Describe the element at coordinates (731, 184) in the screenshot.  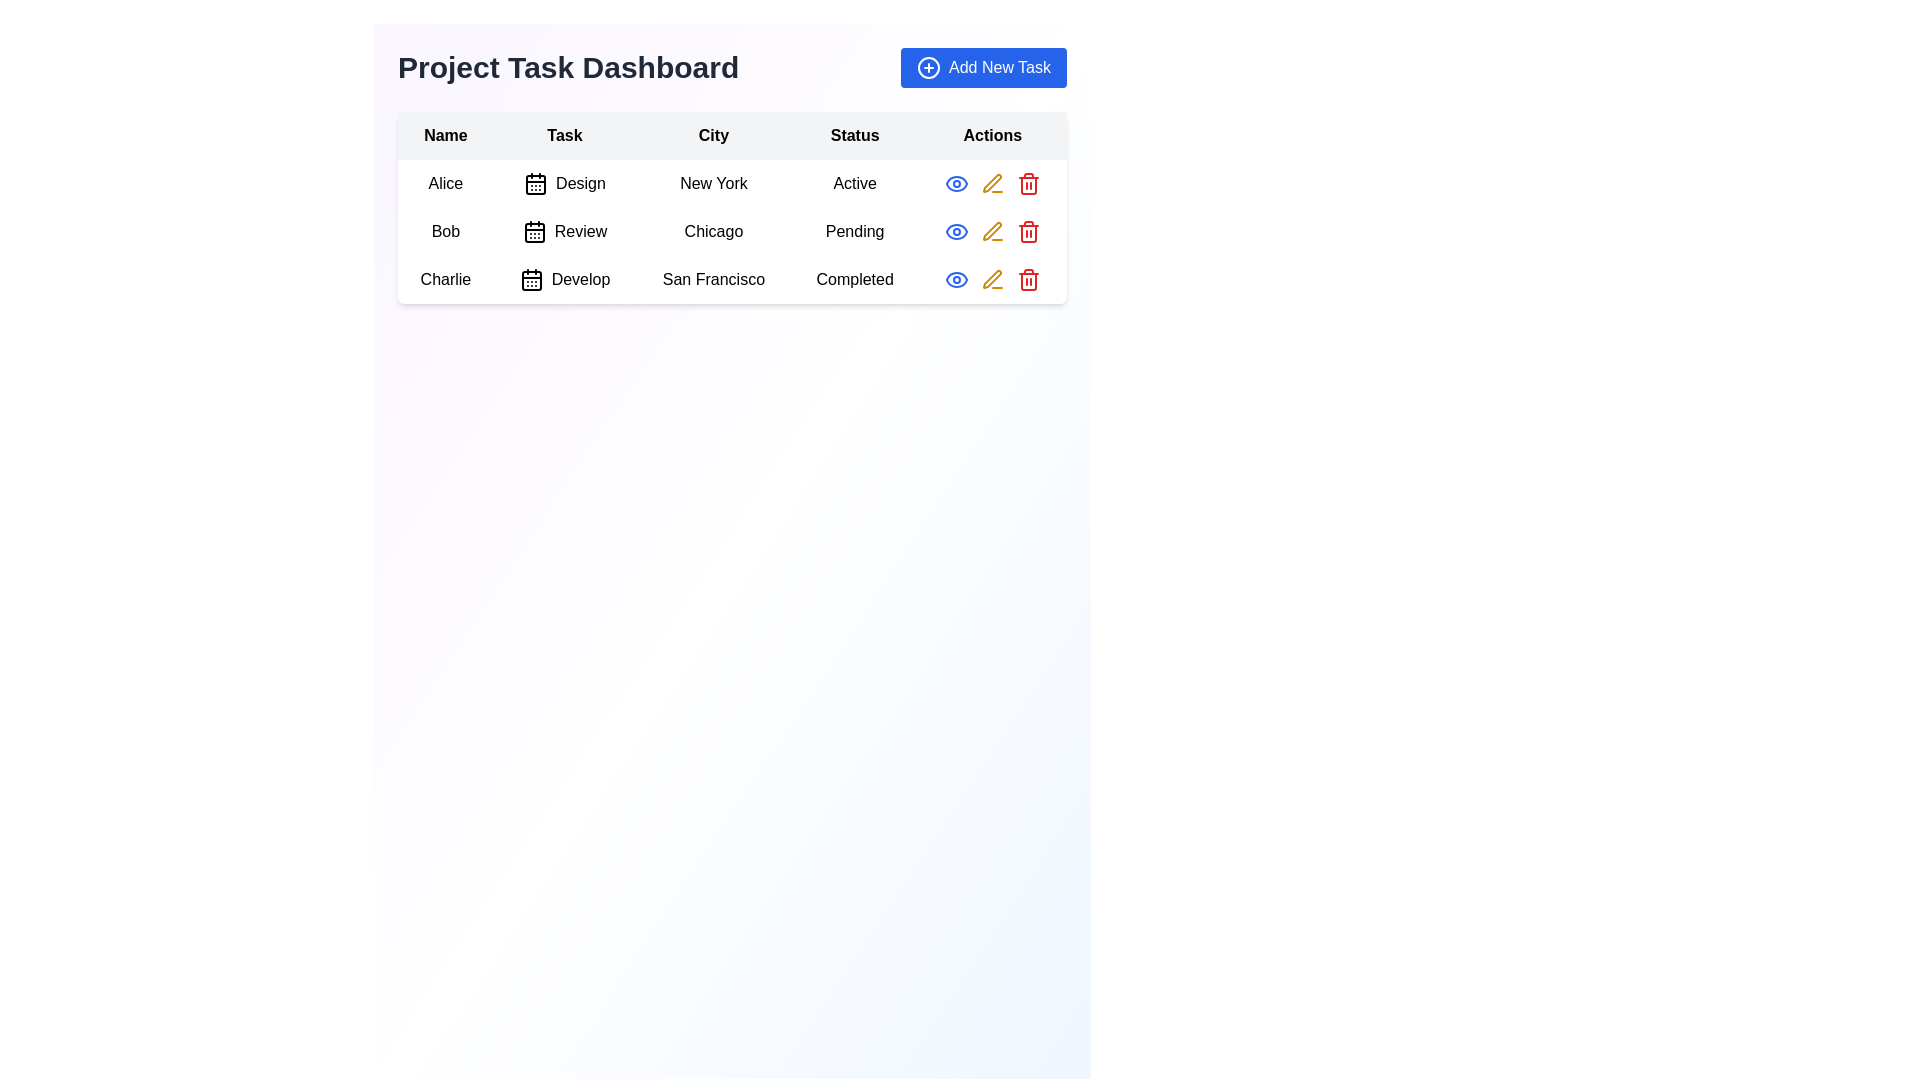
I see `the Text label displaying the city name associated with 'Alice' under the 'City' column in the dataset` at that location.